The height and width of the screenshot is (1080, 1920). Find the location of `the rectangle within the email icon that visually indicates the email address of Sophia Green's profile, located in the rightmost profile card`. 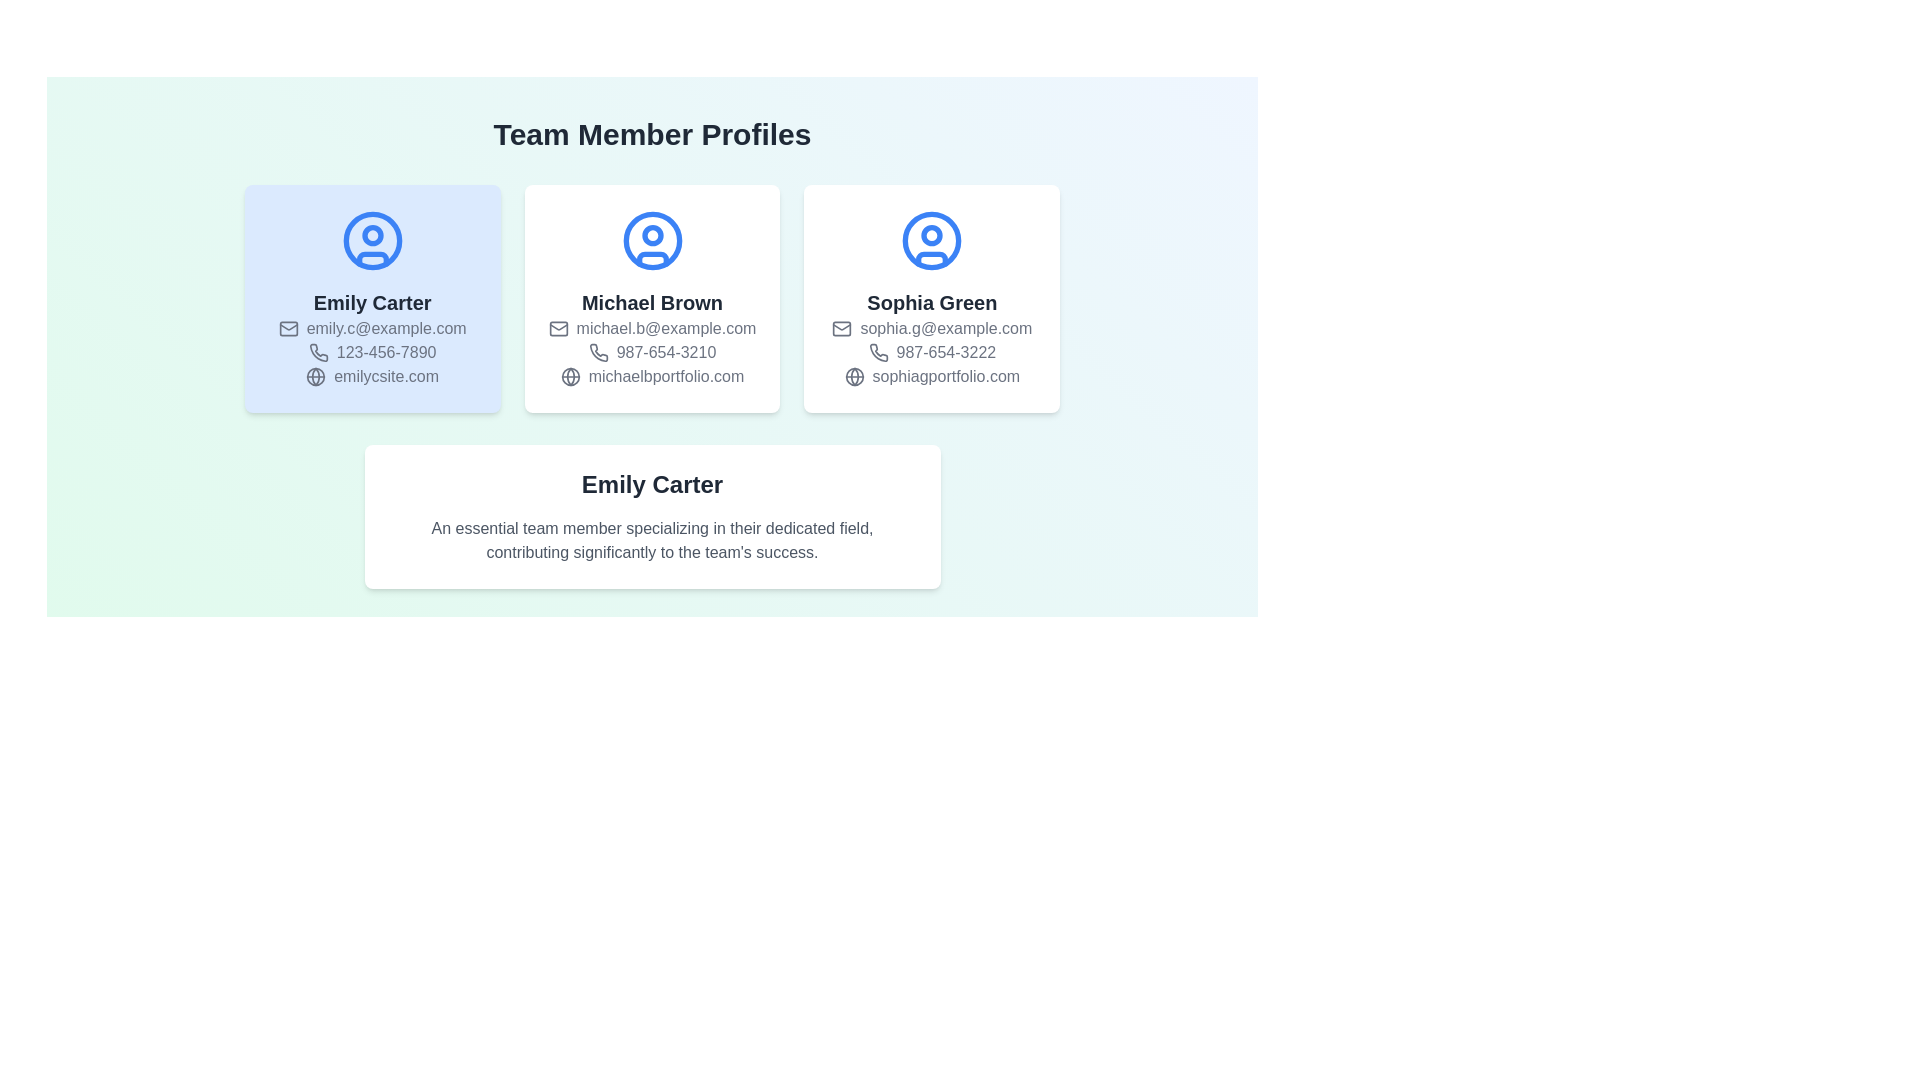

the rectangle within the email icon that visually indicates the email address of Sophia Green's profile, located in the rightmost profile card is located at coordinates (842, 327).